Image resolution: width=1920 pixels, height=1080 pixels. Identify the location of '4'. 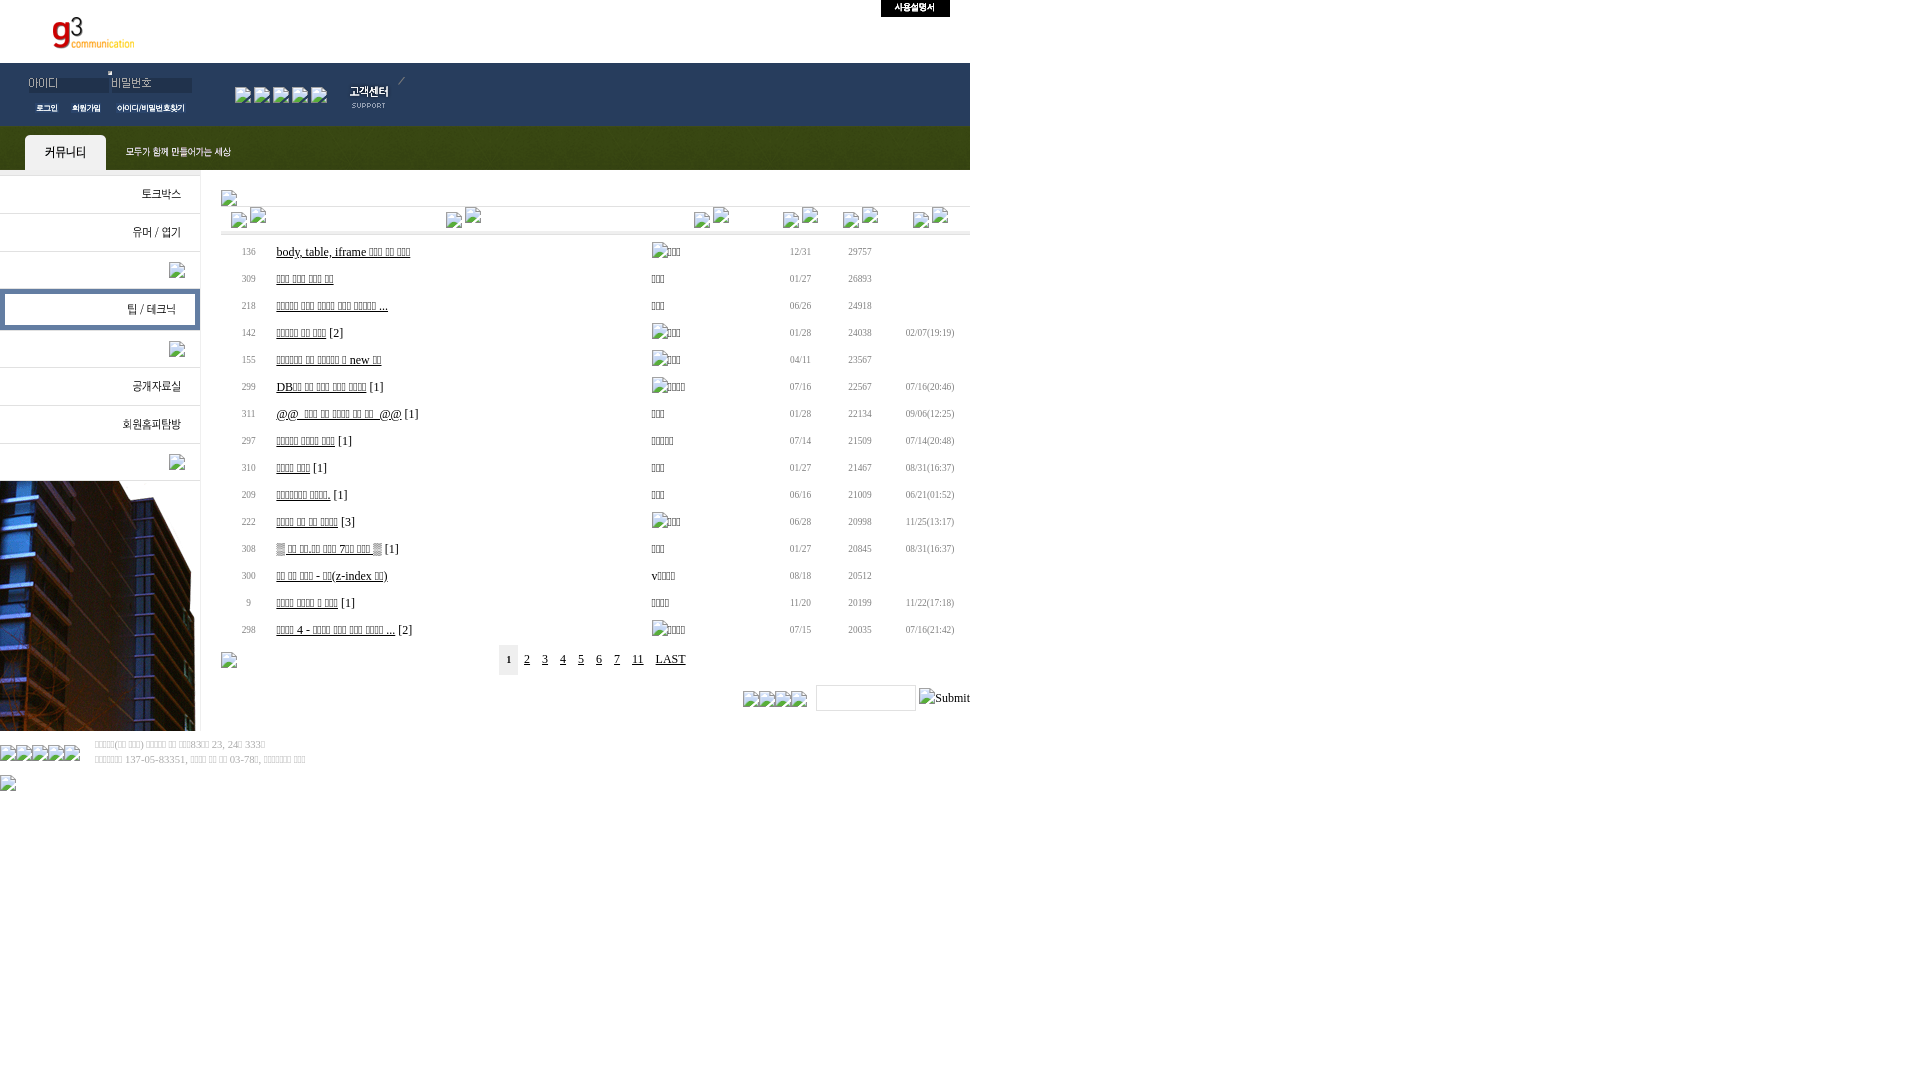
(561, 659).